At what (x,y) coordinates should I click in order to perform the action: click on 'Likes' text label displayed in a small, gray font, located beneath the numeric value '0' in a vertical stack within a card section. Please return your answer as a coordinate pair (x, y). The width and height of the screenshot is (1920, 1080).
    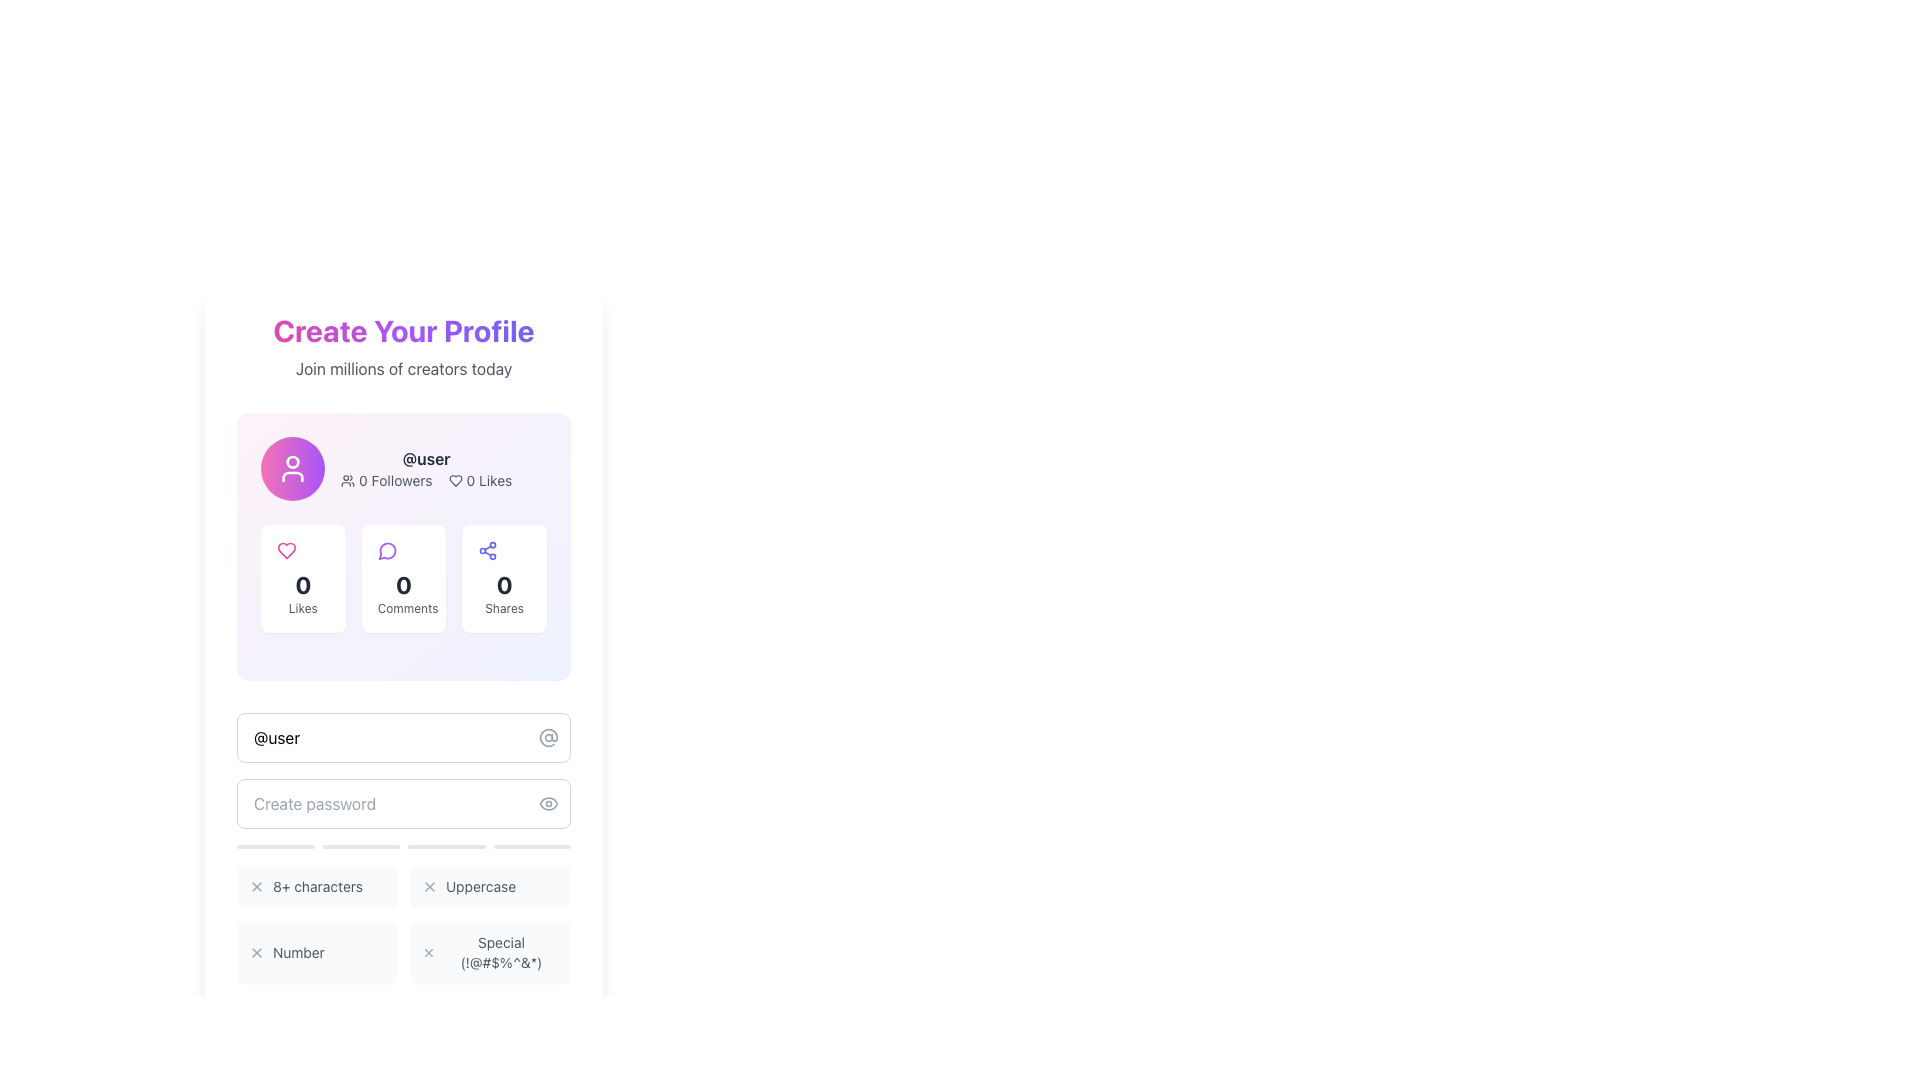
    Looking at the image, I should click on (302, 608).